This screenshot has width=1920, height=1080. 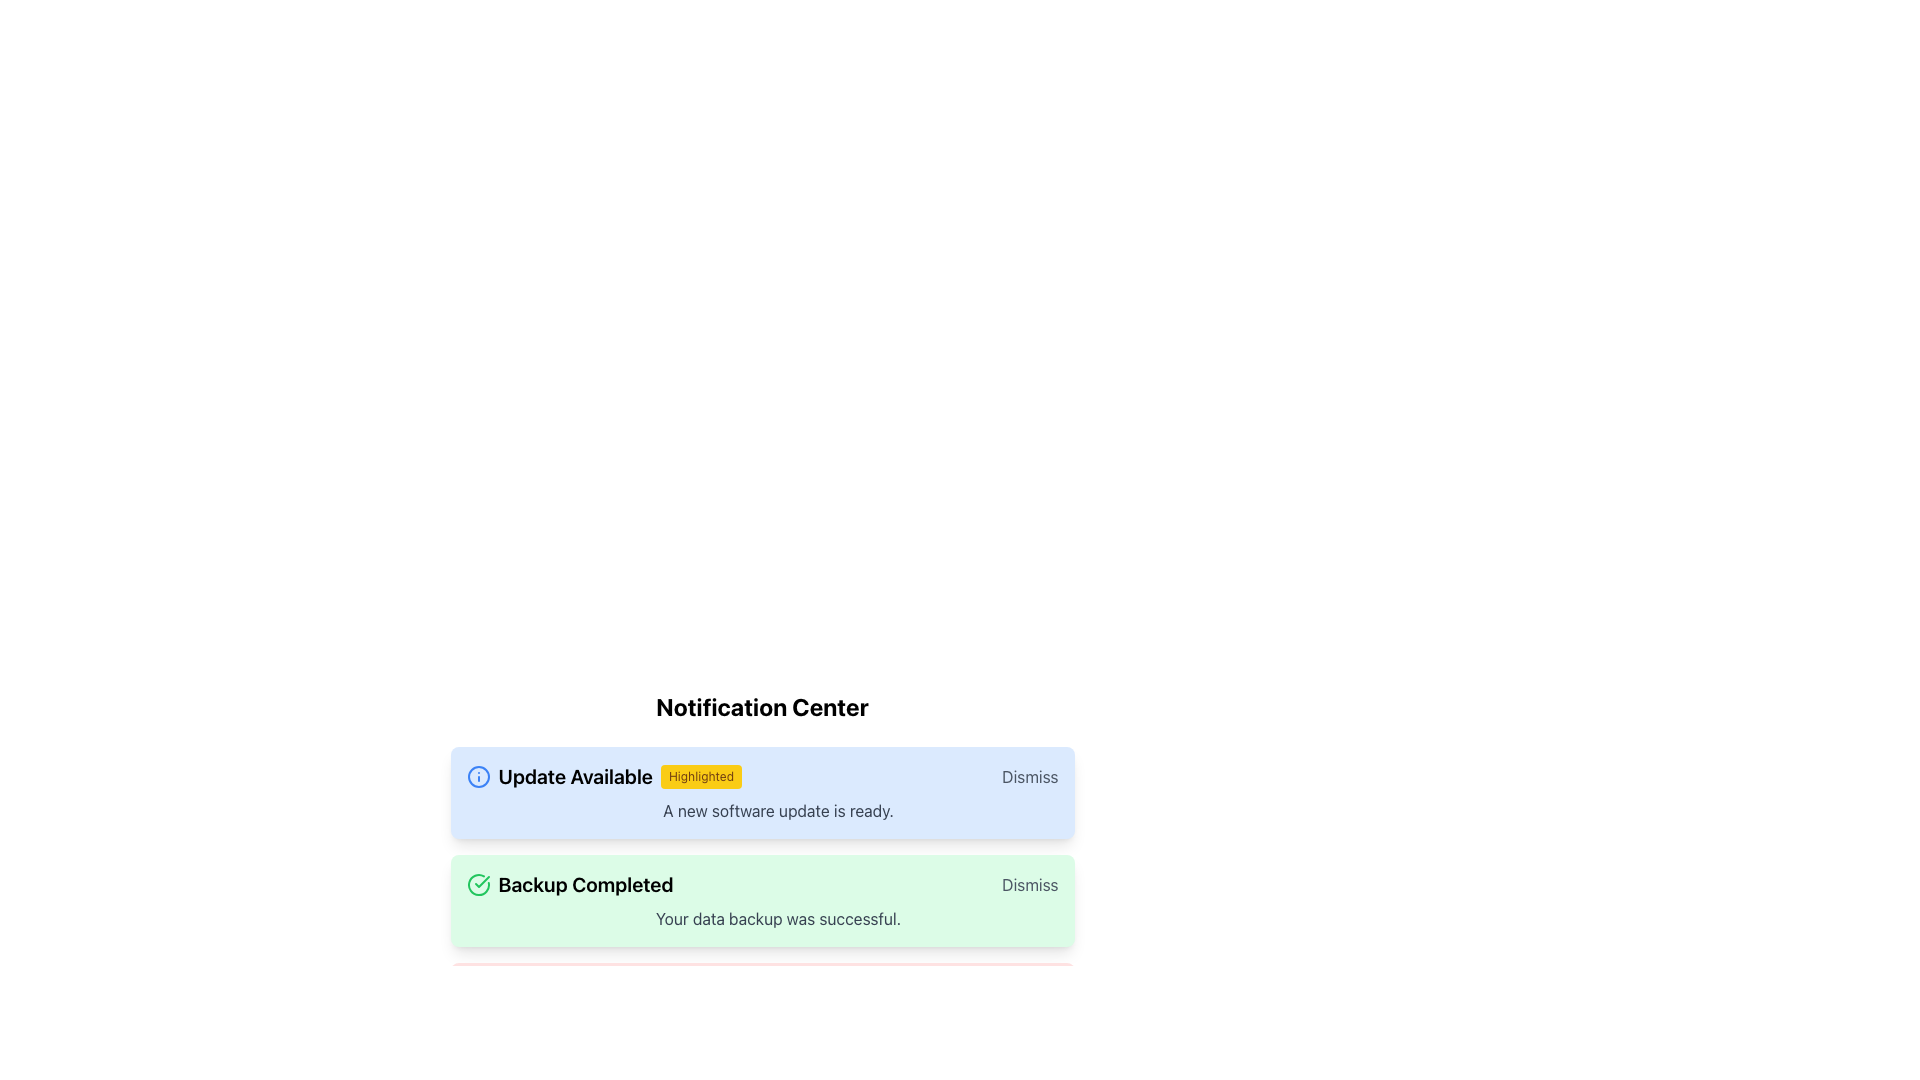 I want to click on the first notification card in the 'Notification Center', located directly under the title 'Notification Center', so click(x=761, y=803).